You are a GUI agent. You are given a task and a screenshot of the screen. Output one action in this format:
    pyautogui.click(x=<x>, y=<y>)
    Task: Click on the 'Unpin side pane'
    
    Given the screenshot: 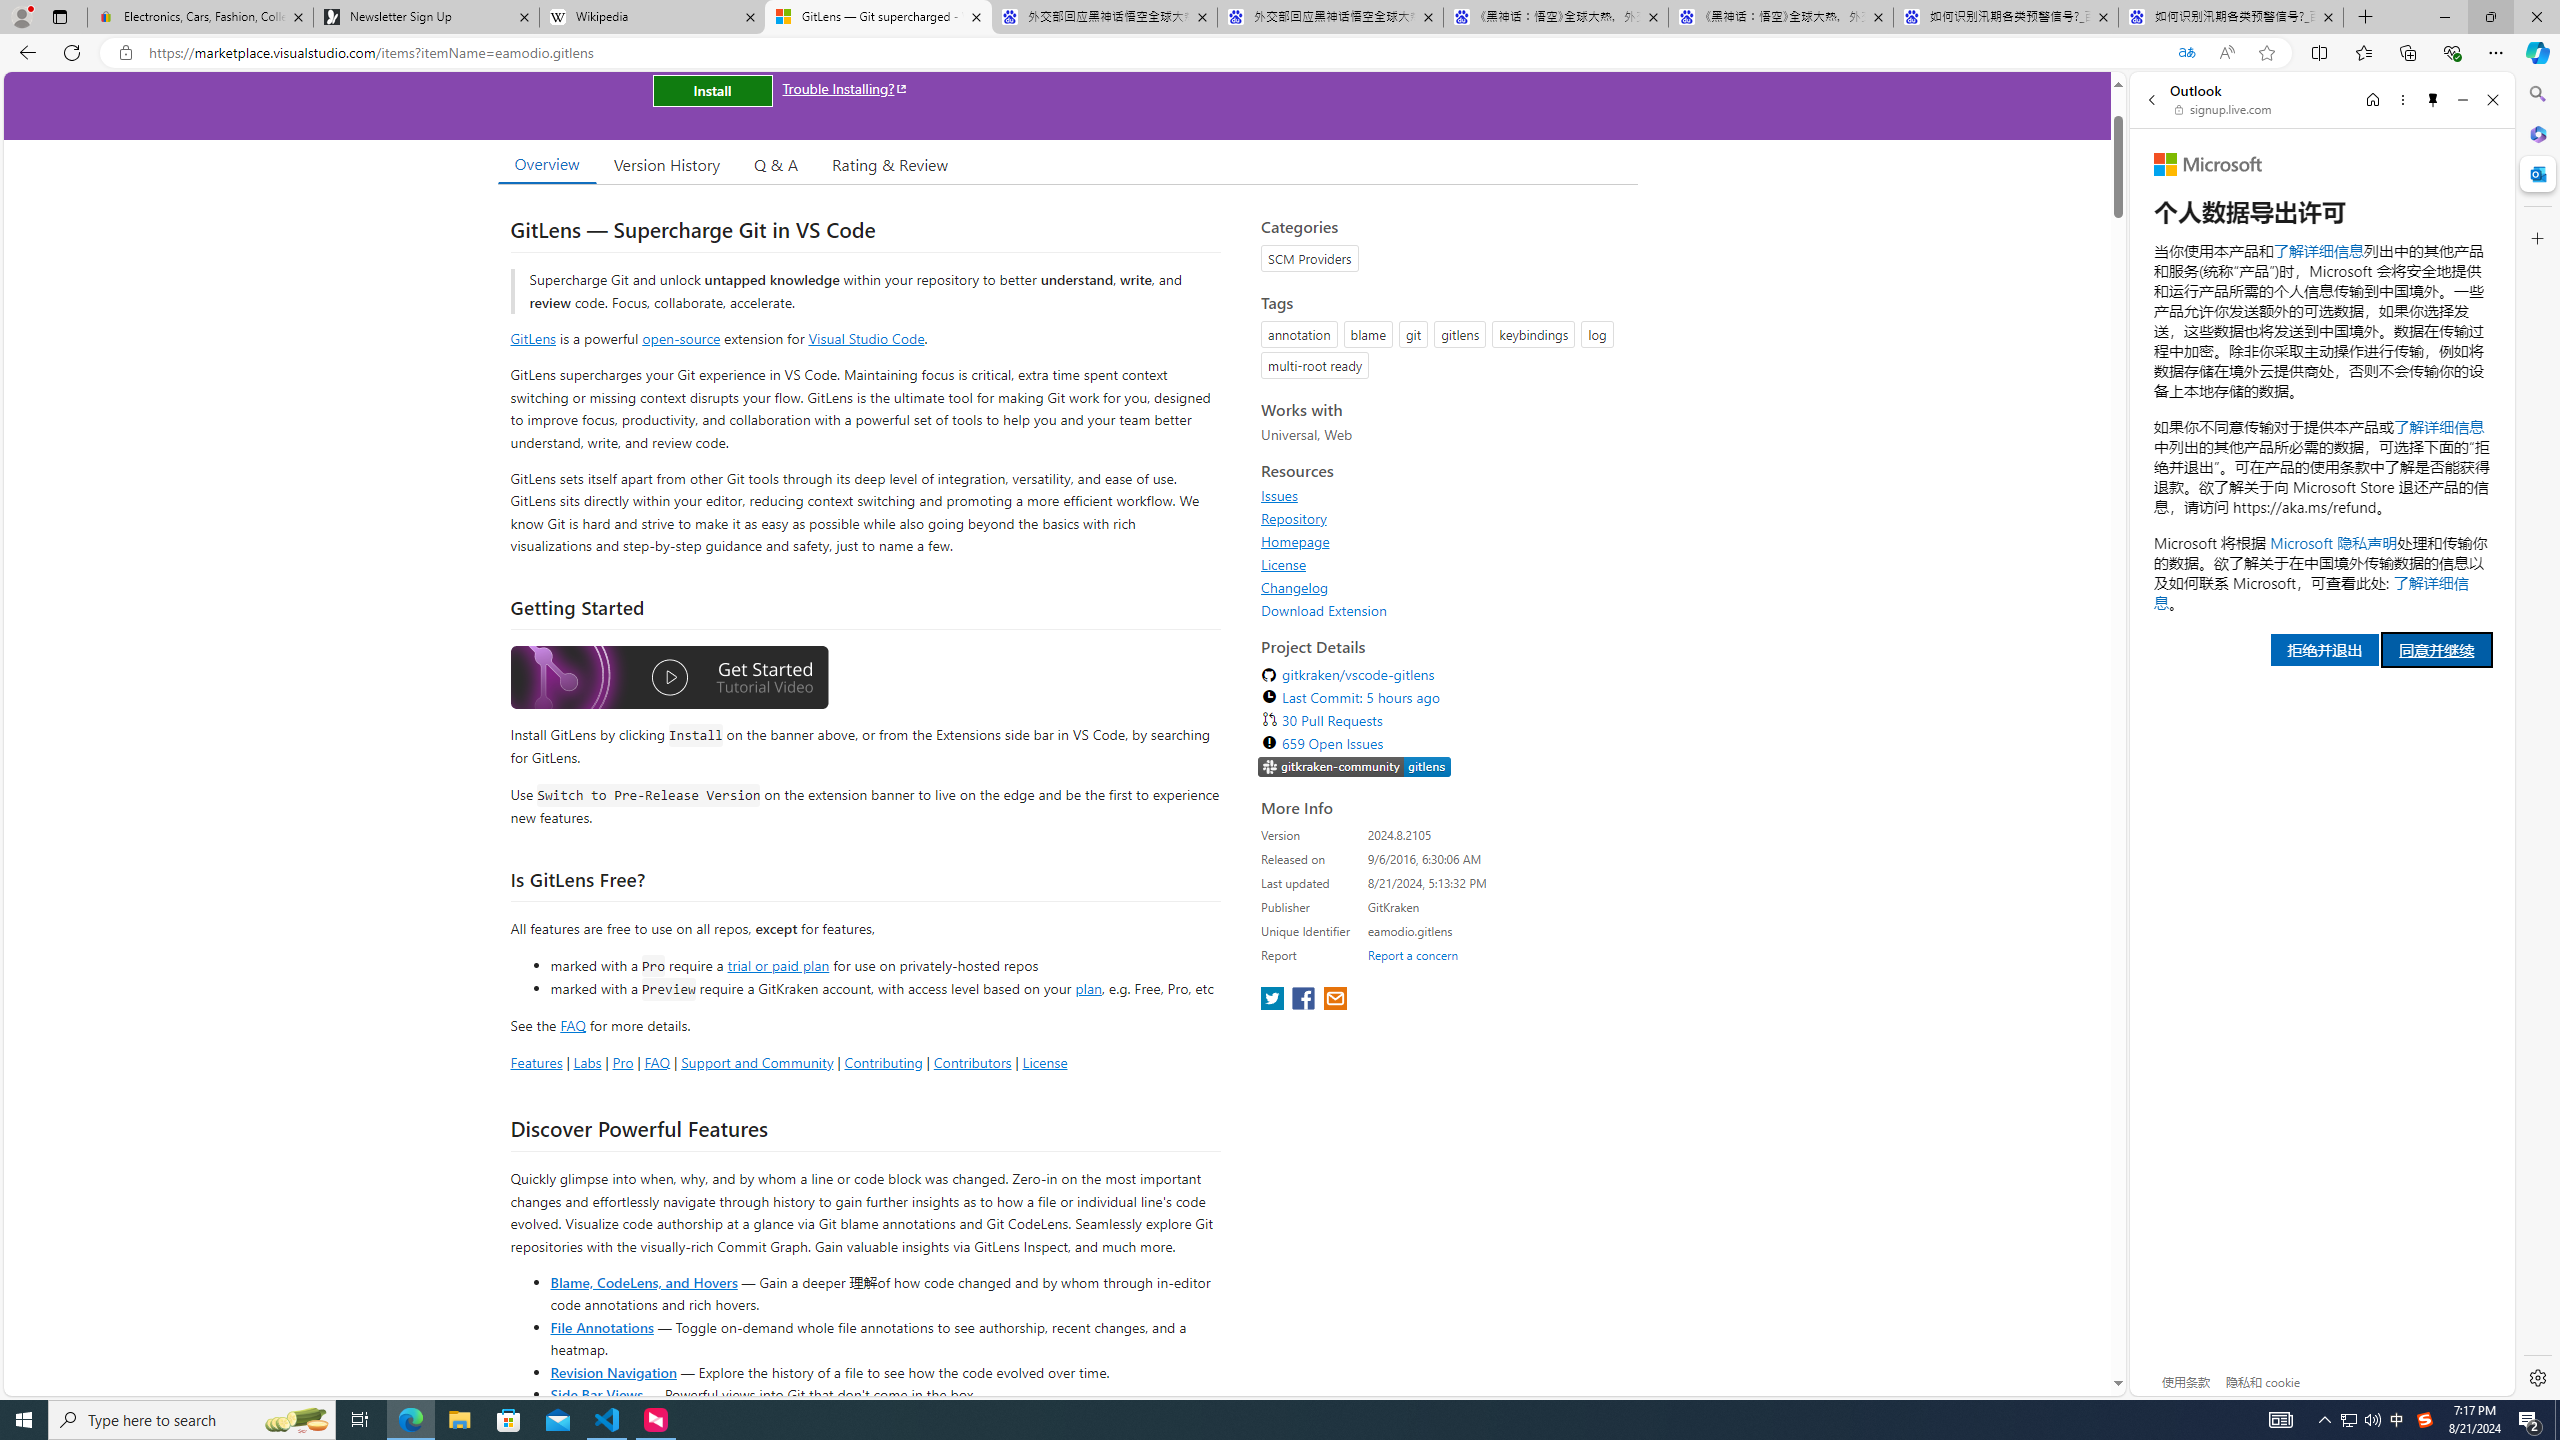 What is the action you would take?
    pyautogui.click(x=2433, y=99)
    